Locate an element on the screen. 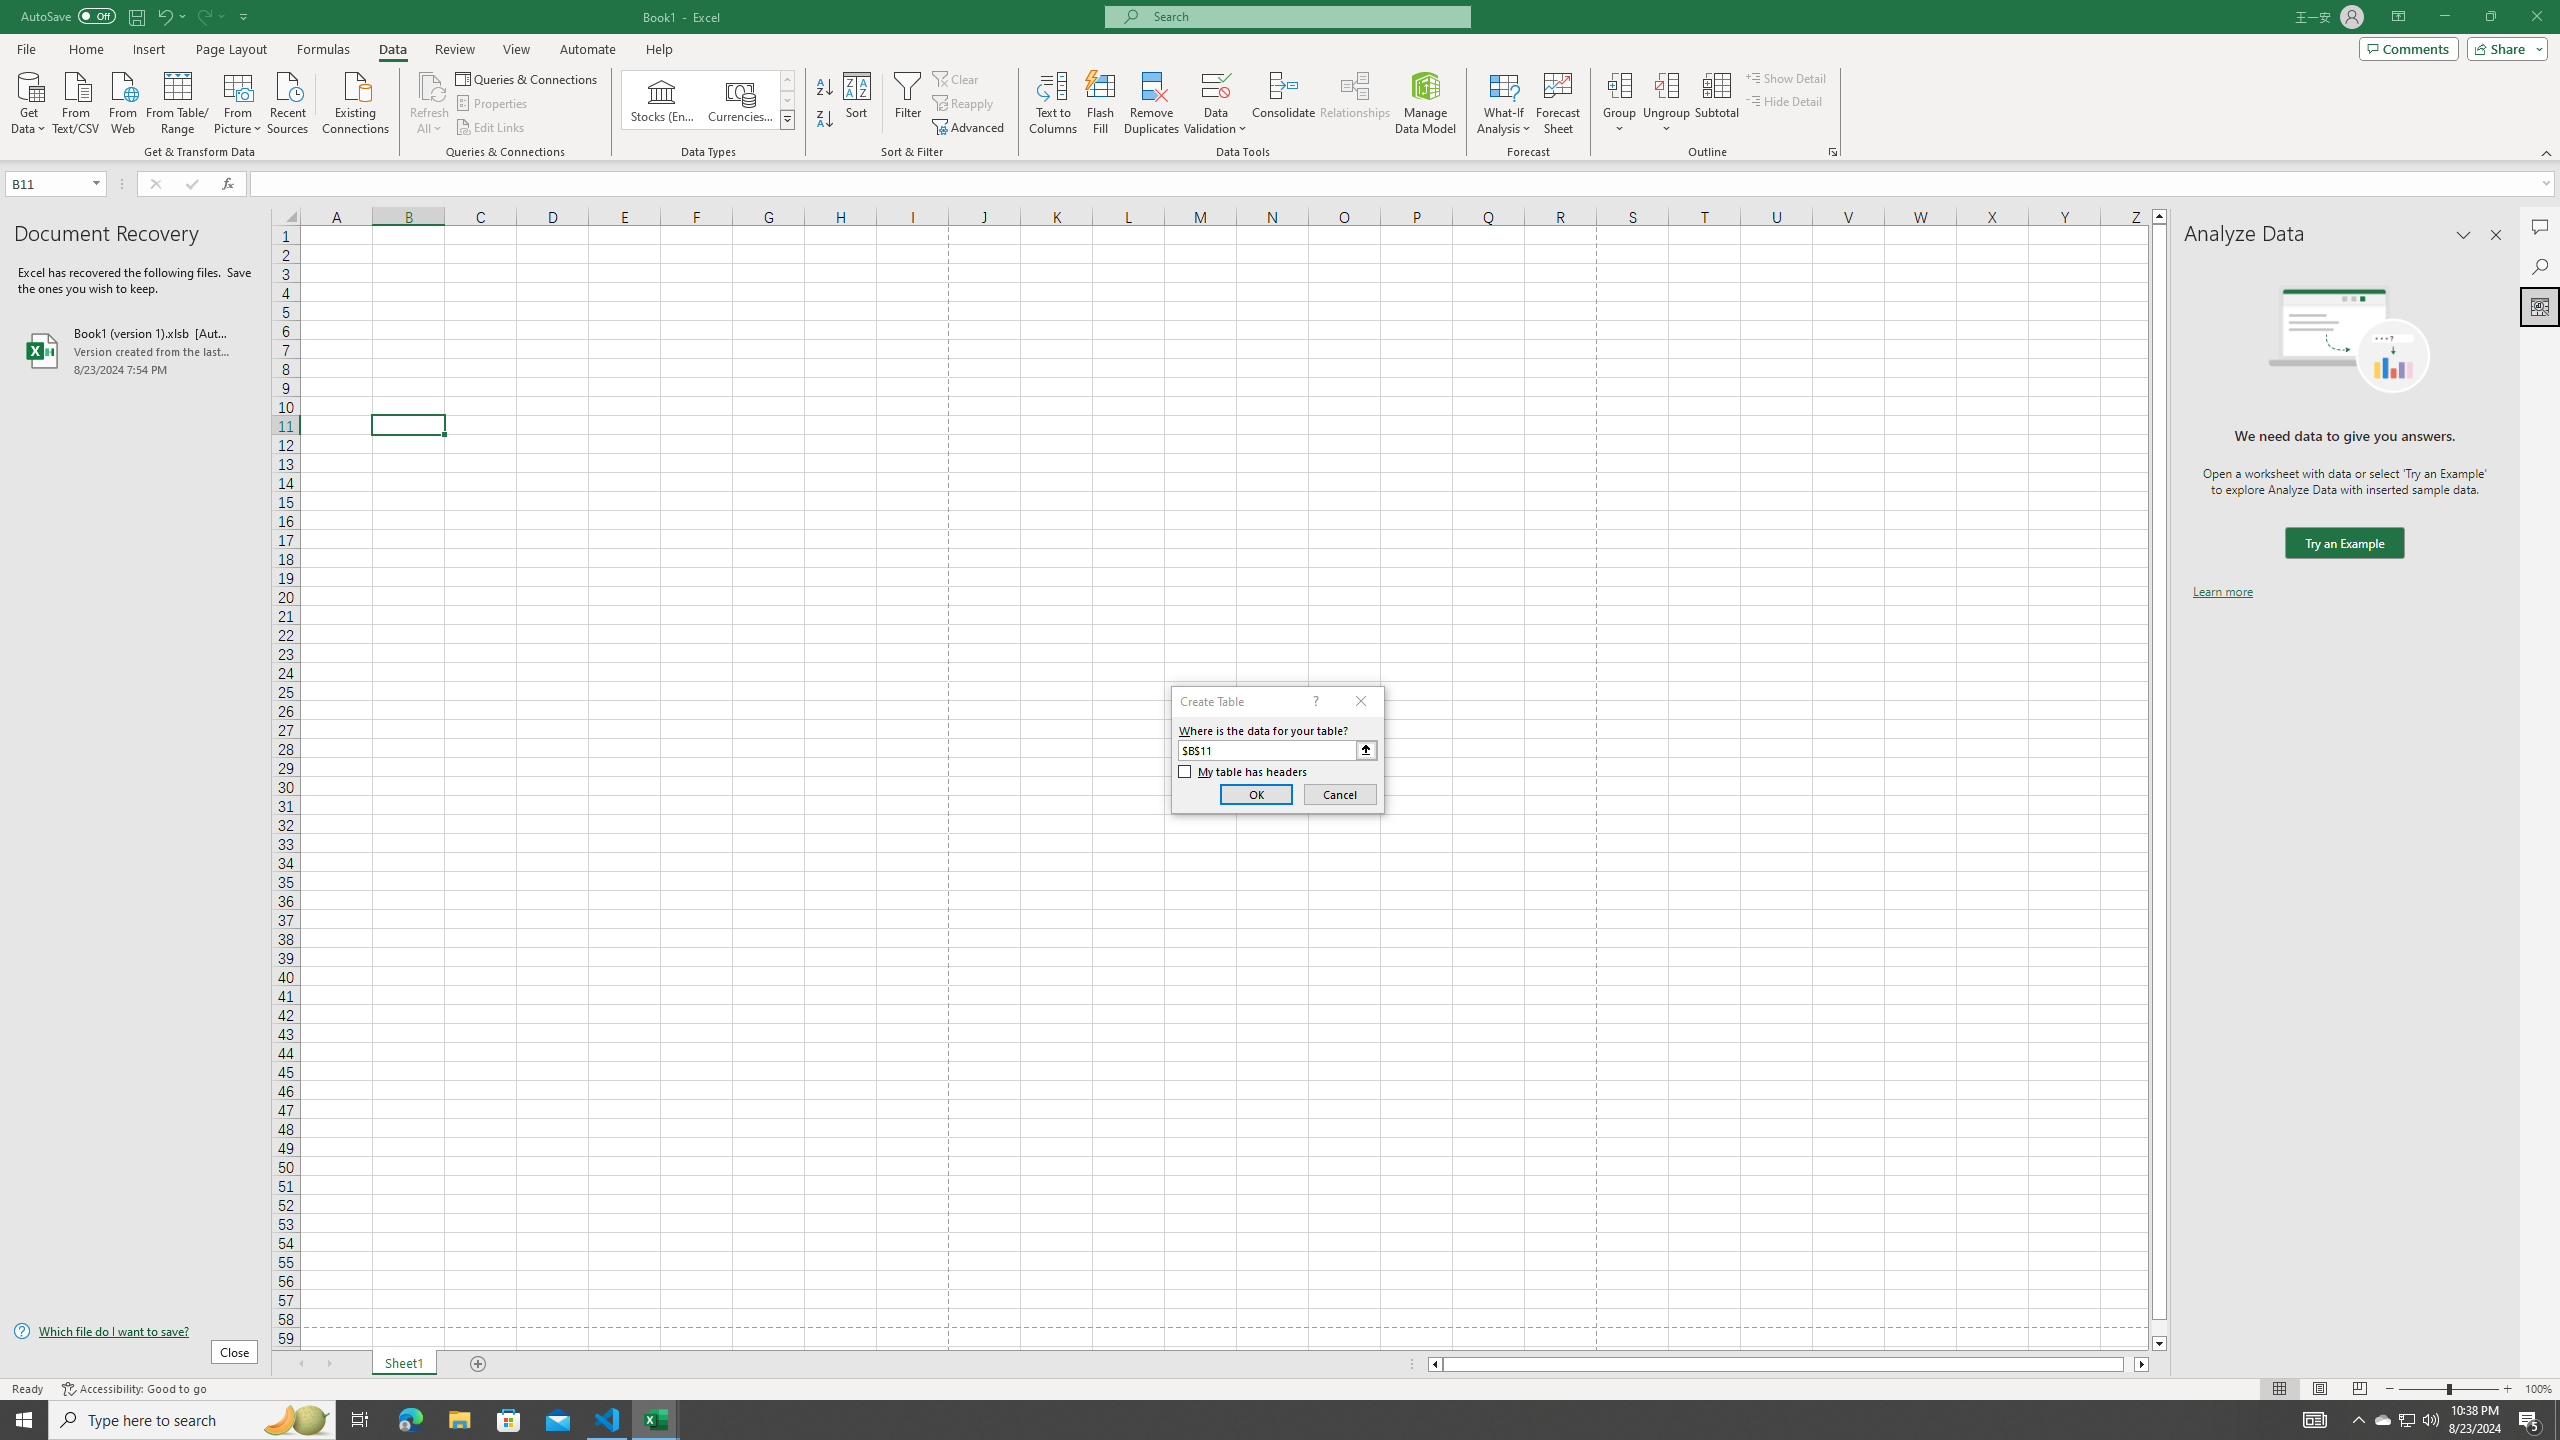 The height and width of the screenshot is (1440, 2560). 'Close pane' is located at coordinates (2495, 234).